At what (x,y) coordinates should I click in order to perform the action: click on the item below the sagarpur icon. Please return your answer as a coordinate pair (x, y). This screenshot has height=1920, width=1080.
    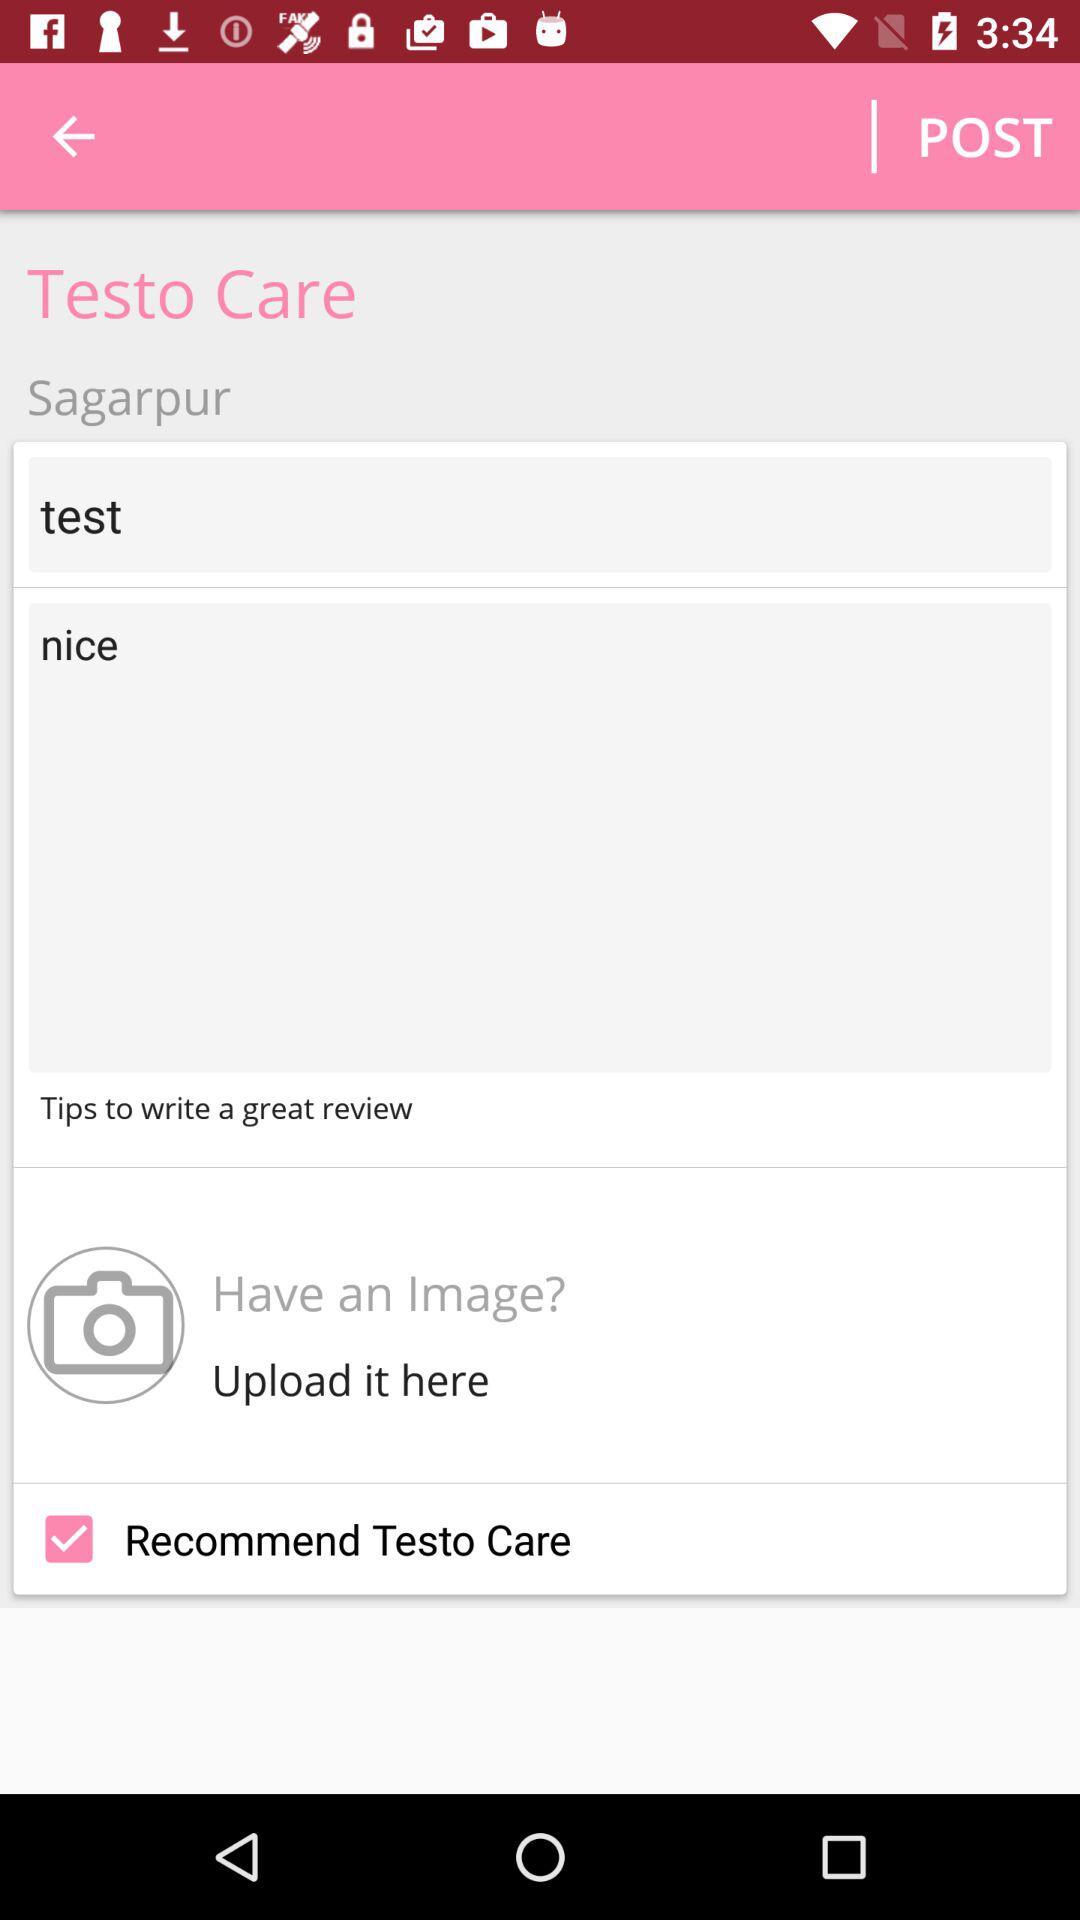
    Looking at the image, I should click on (540, 514).